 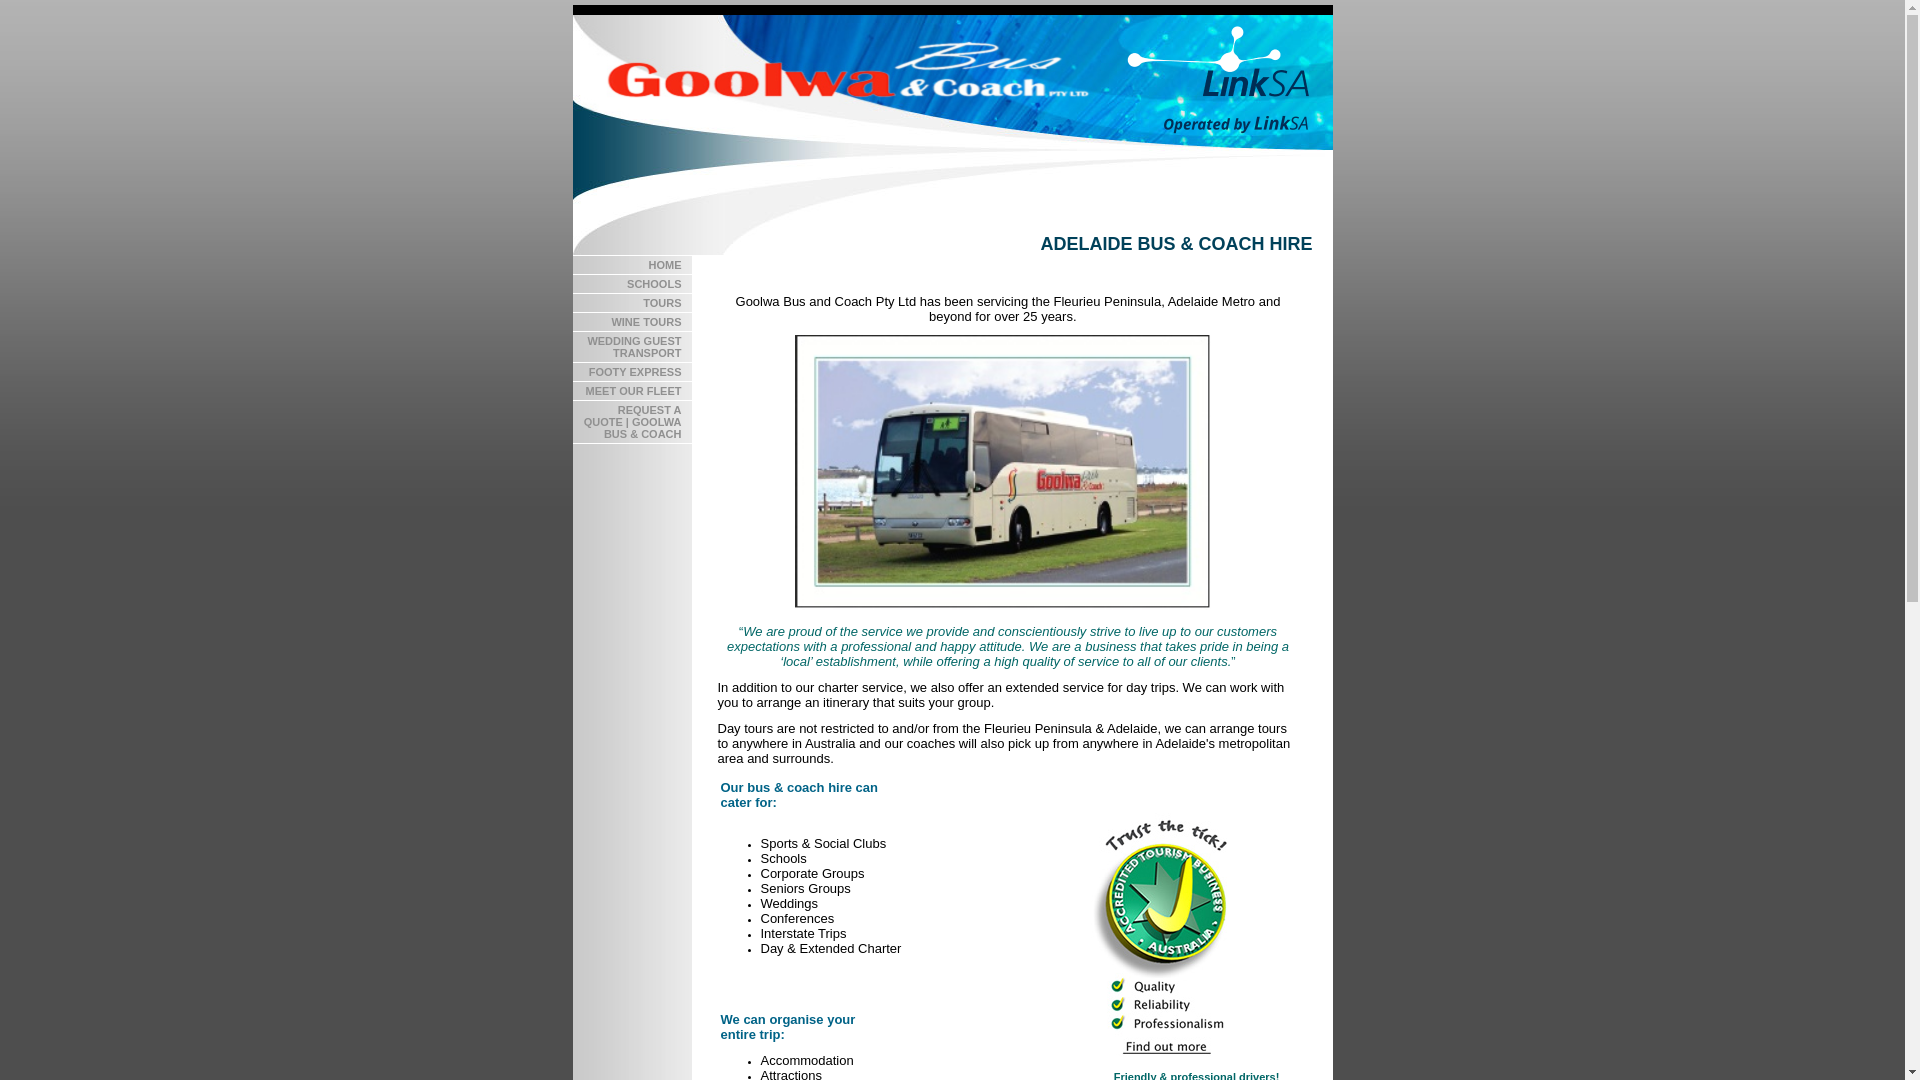 What do you see at coordinates (630, 372) in the screenshot?
I see `'FOOTY EXPRESS'` at bounding box center [630, 372].